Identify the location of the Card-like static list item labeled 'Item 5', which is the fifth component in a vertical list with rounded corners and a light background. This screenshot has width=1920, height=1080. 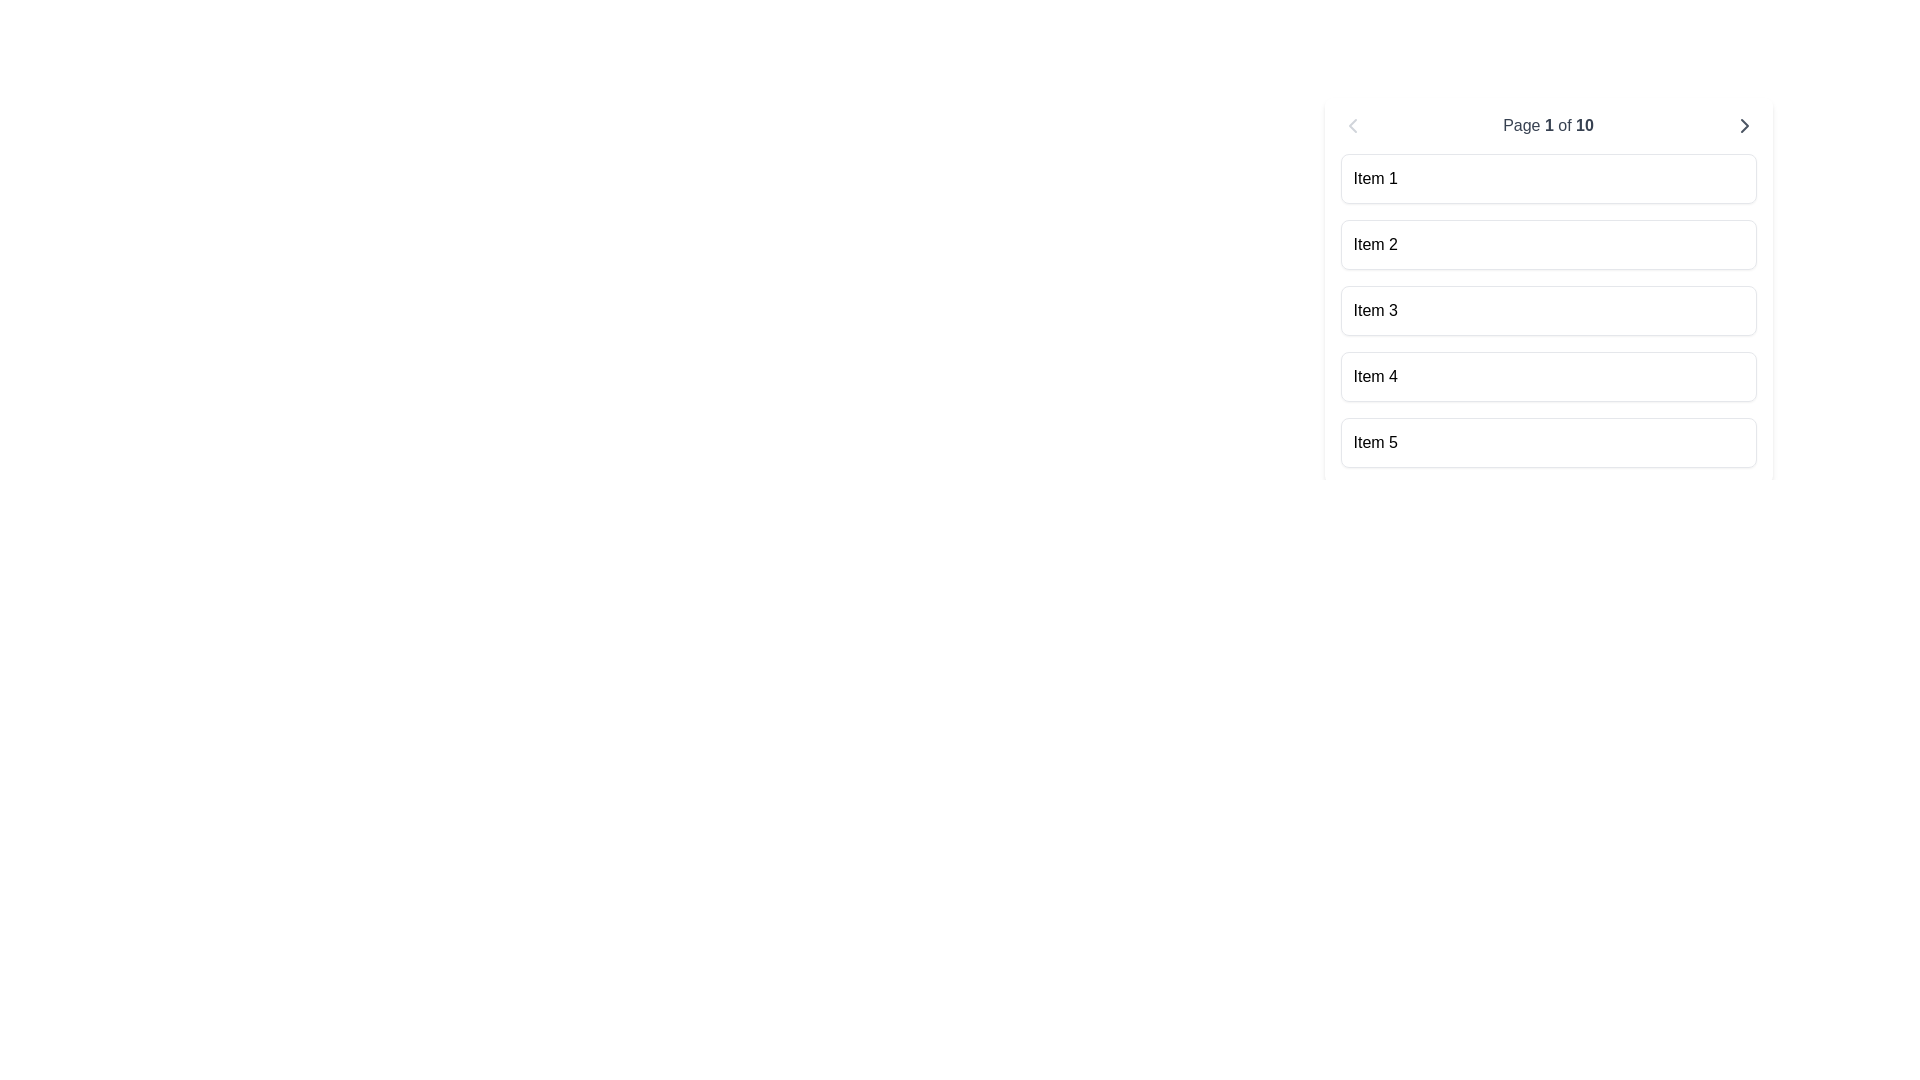
(1547, 442).